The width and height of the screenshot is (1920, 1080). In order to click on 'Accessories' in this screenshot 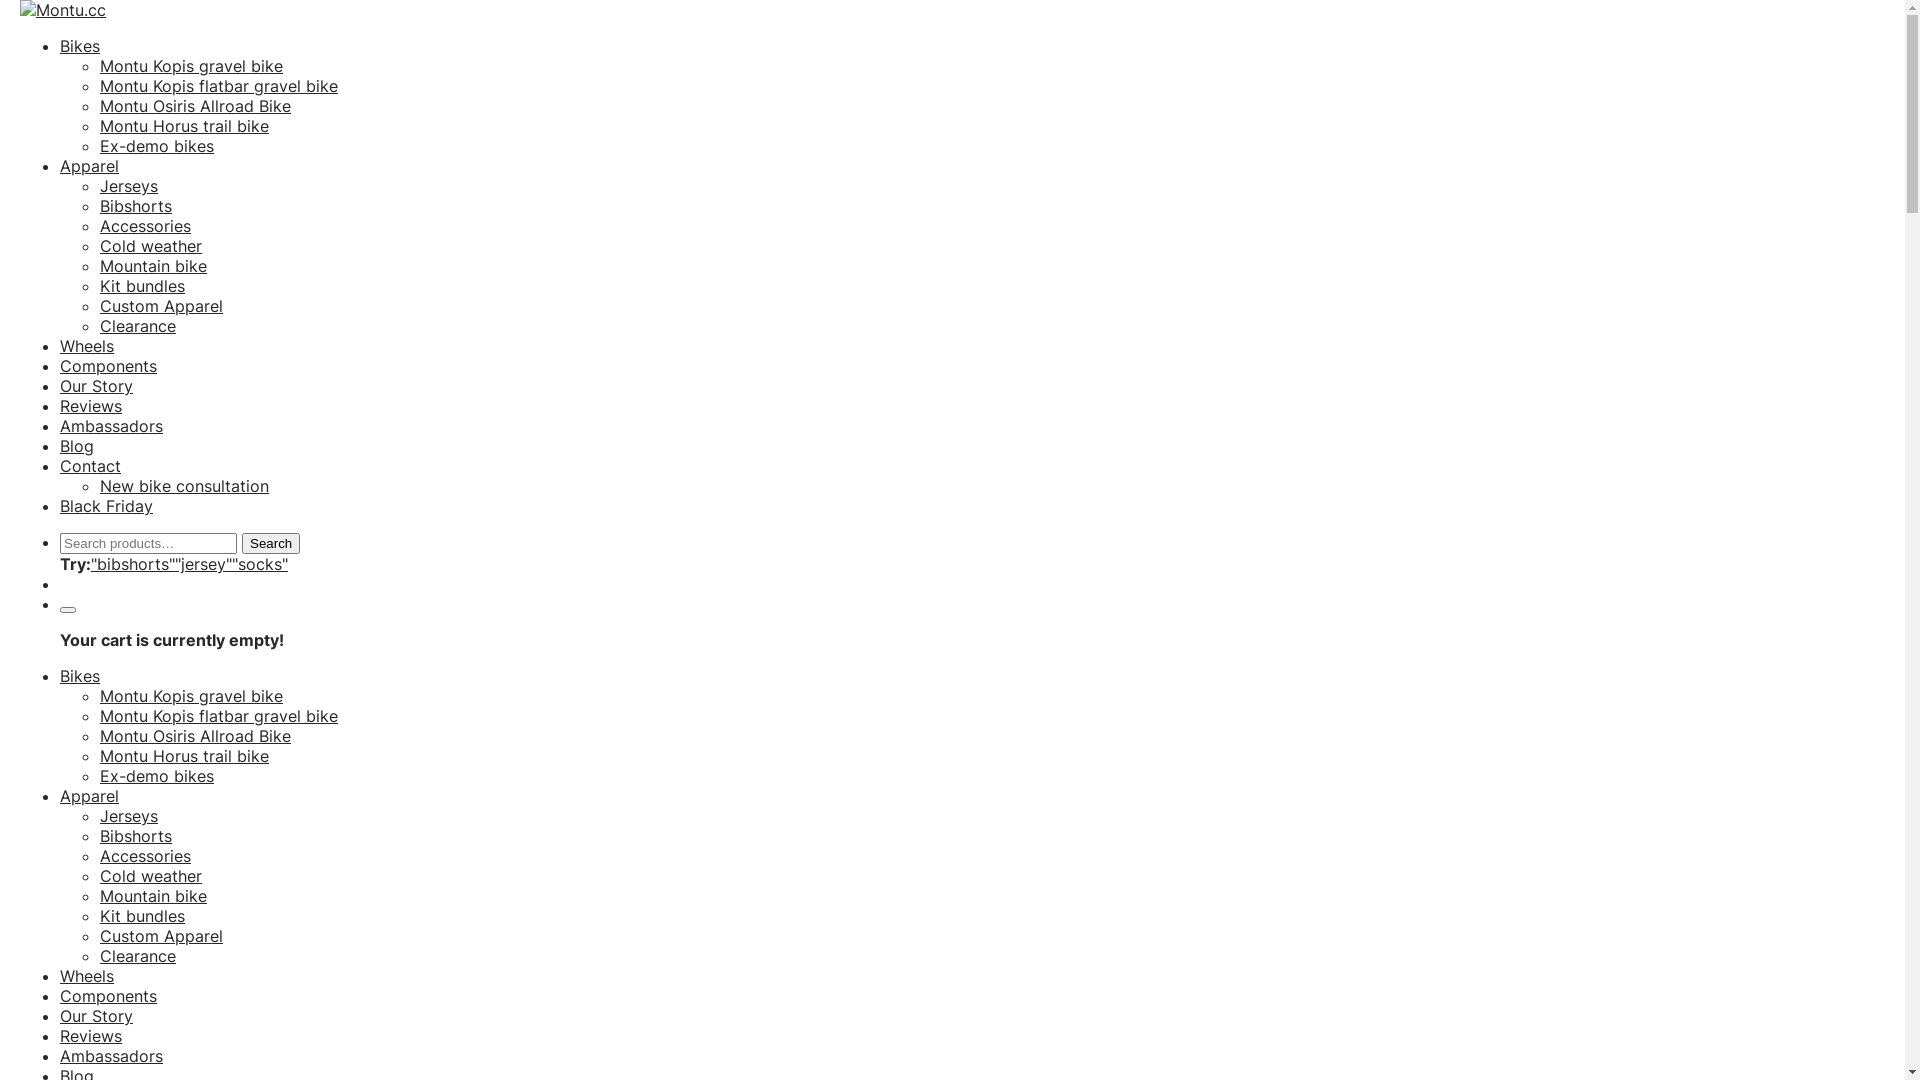, I will do `click(144, 855)`.